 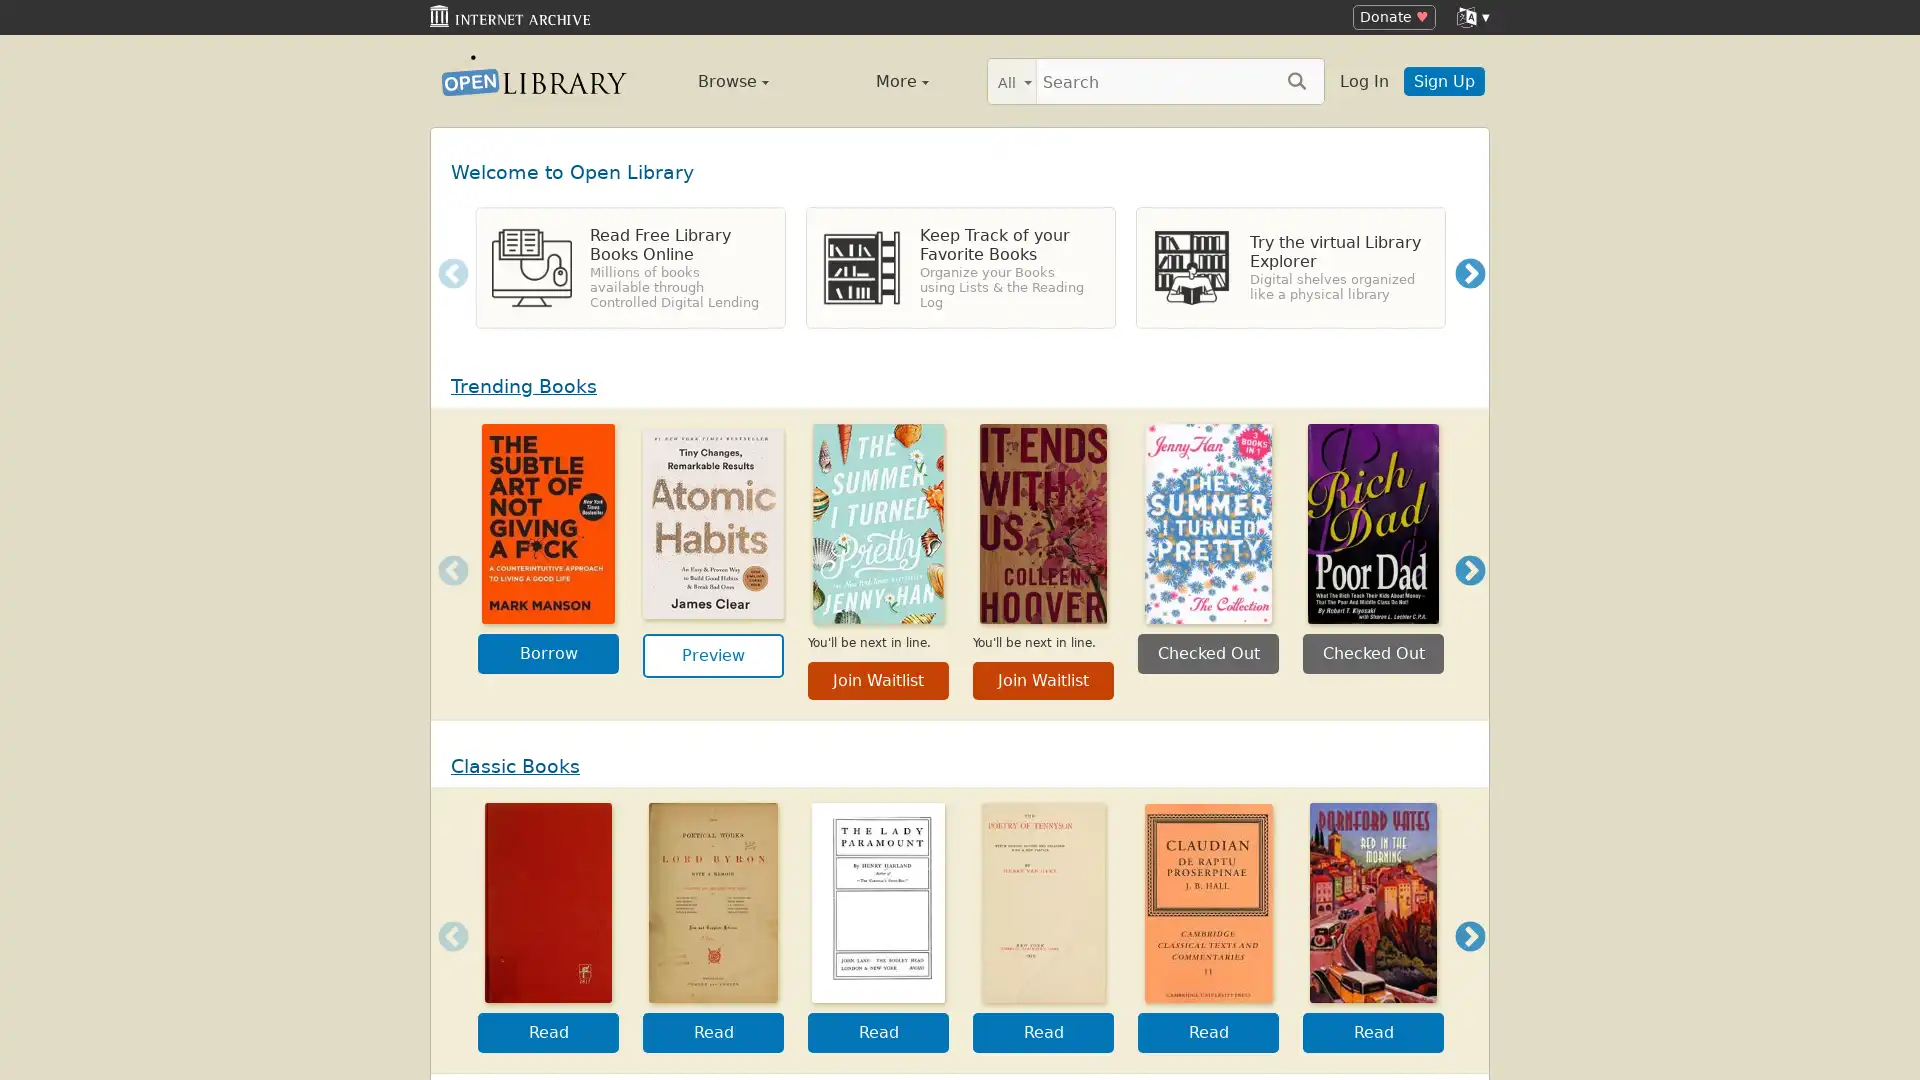 I want to click on Join Waitlist, so click(x=1042, y=680).